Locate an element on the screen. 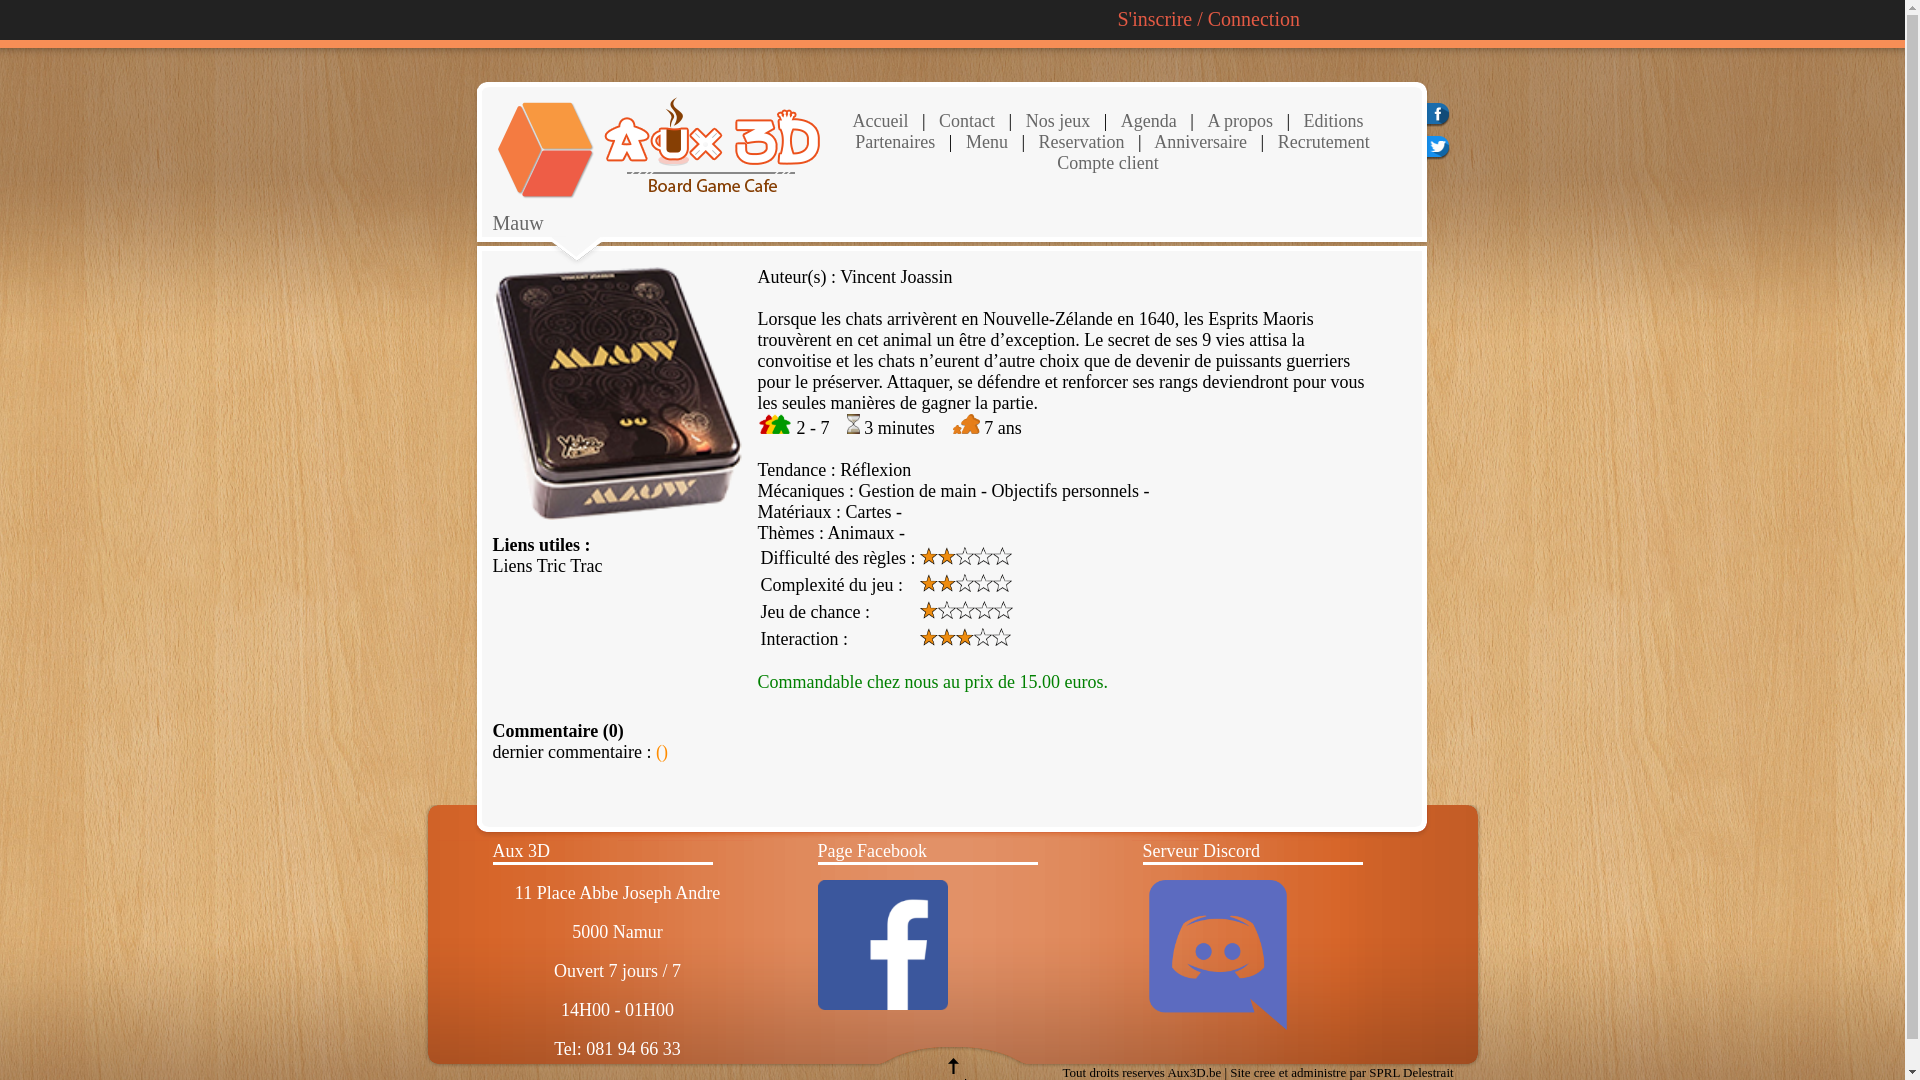  'nombre de joueurs' is located at coordinates (773, 427).